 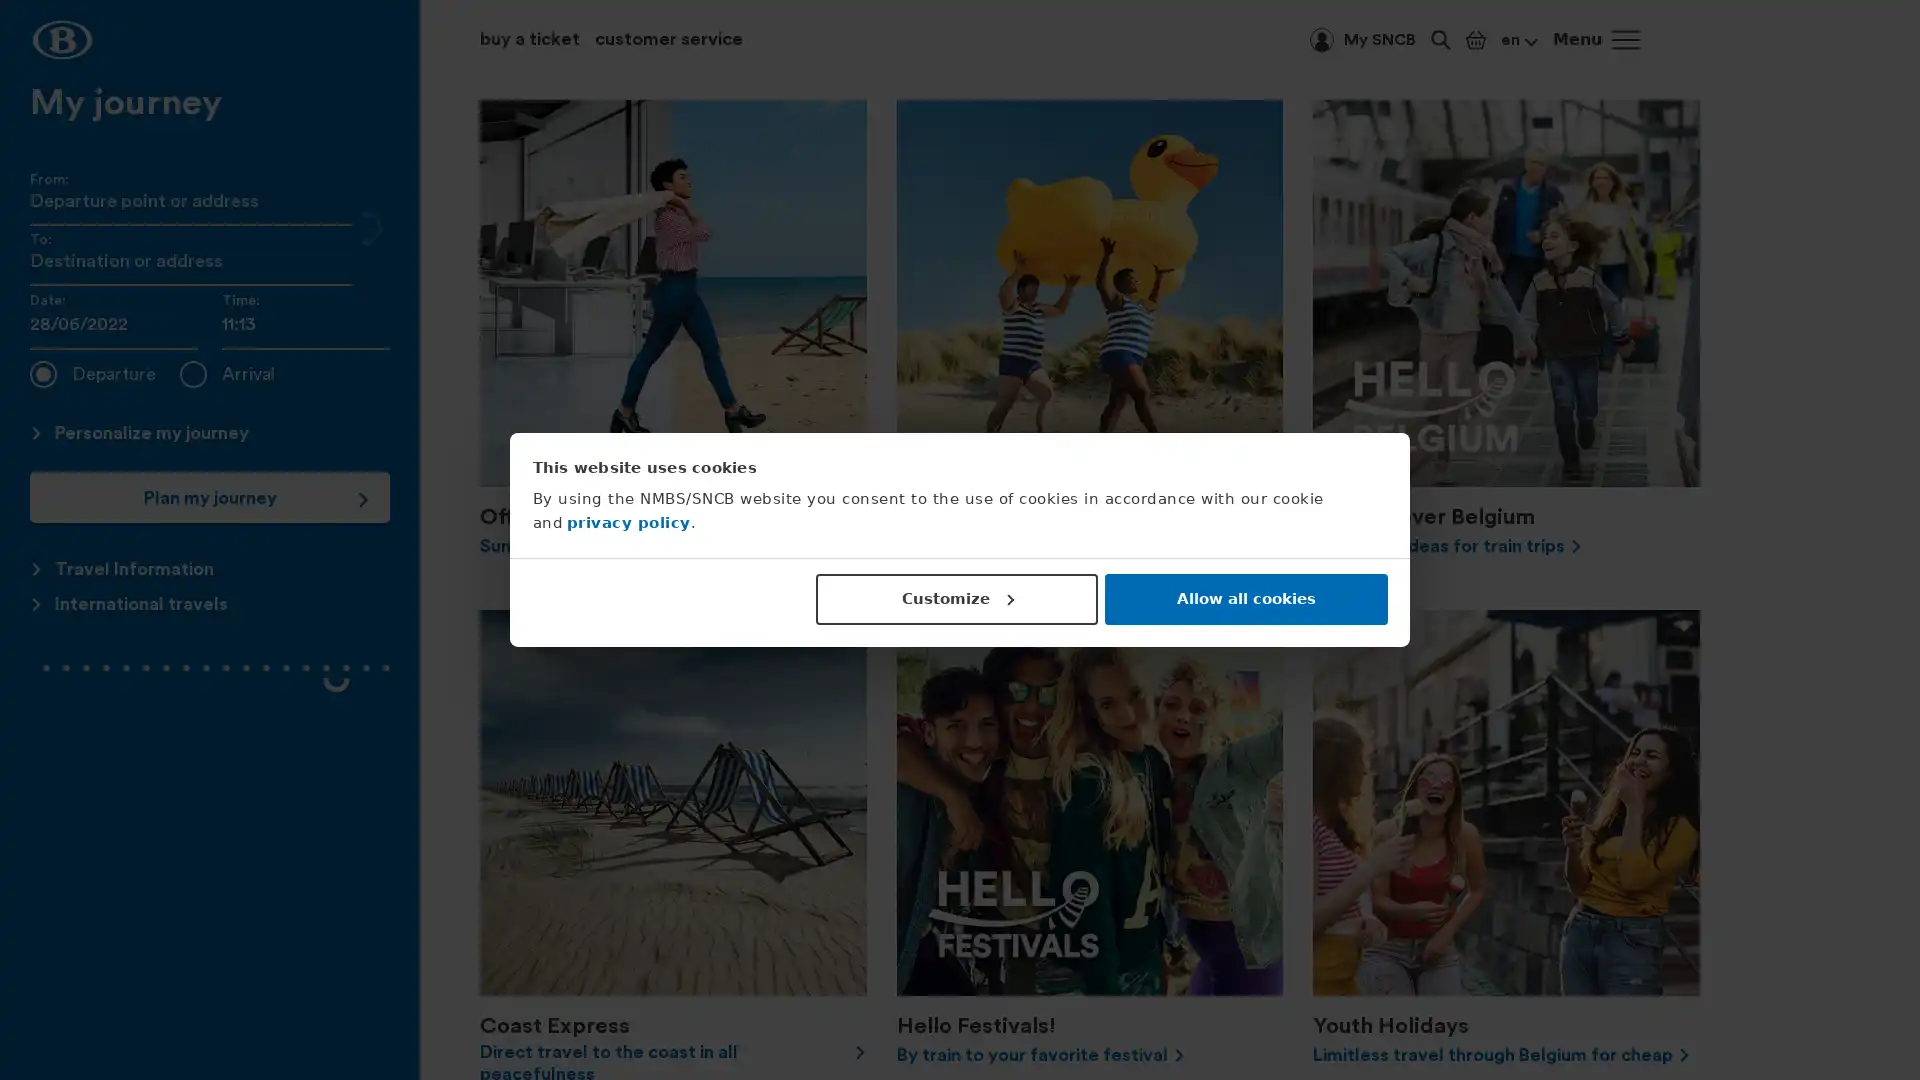 What do you see at coordinates (210, 496) in the screenshot?
I see `Plan my journey` at bounding box center [210, 496].